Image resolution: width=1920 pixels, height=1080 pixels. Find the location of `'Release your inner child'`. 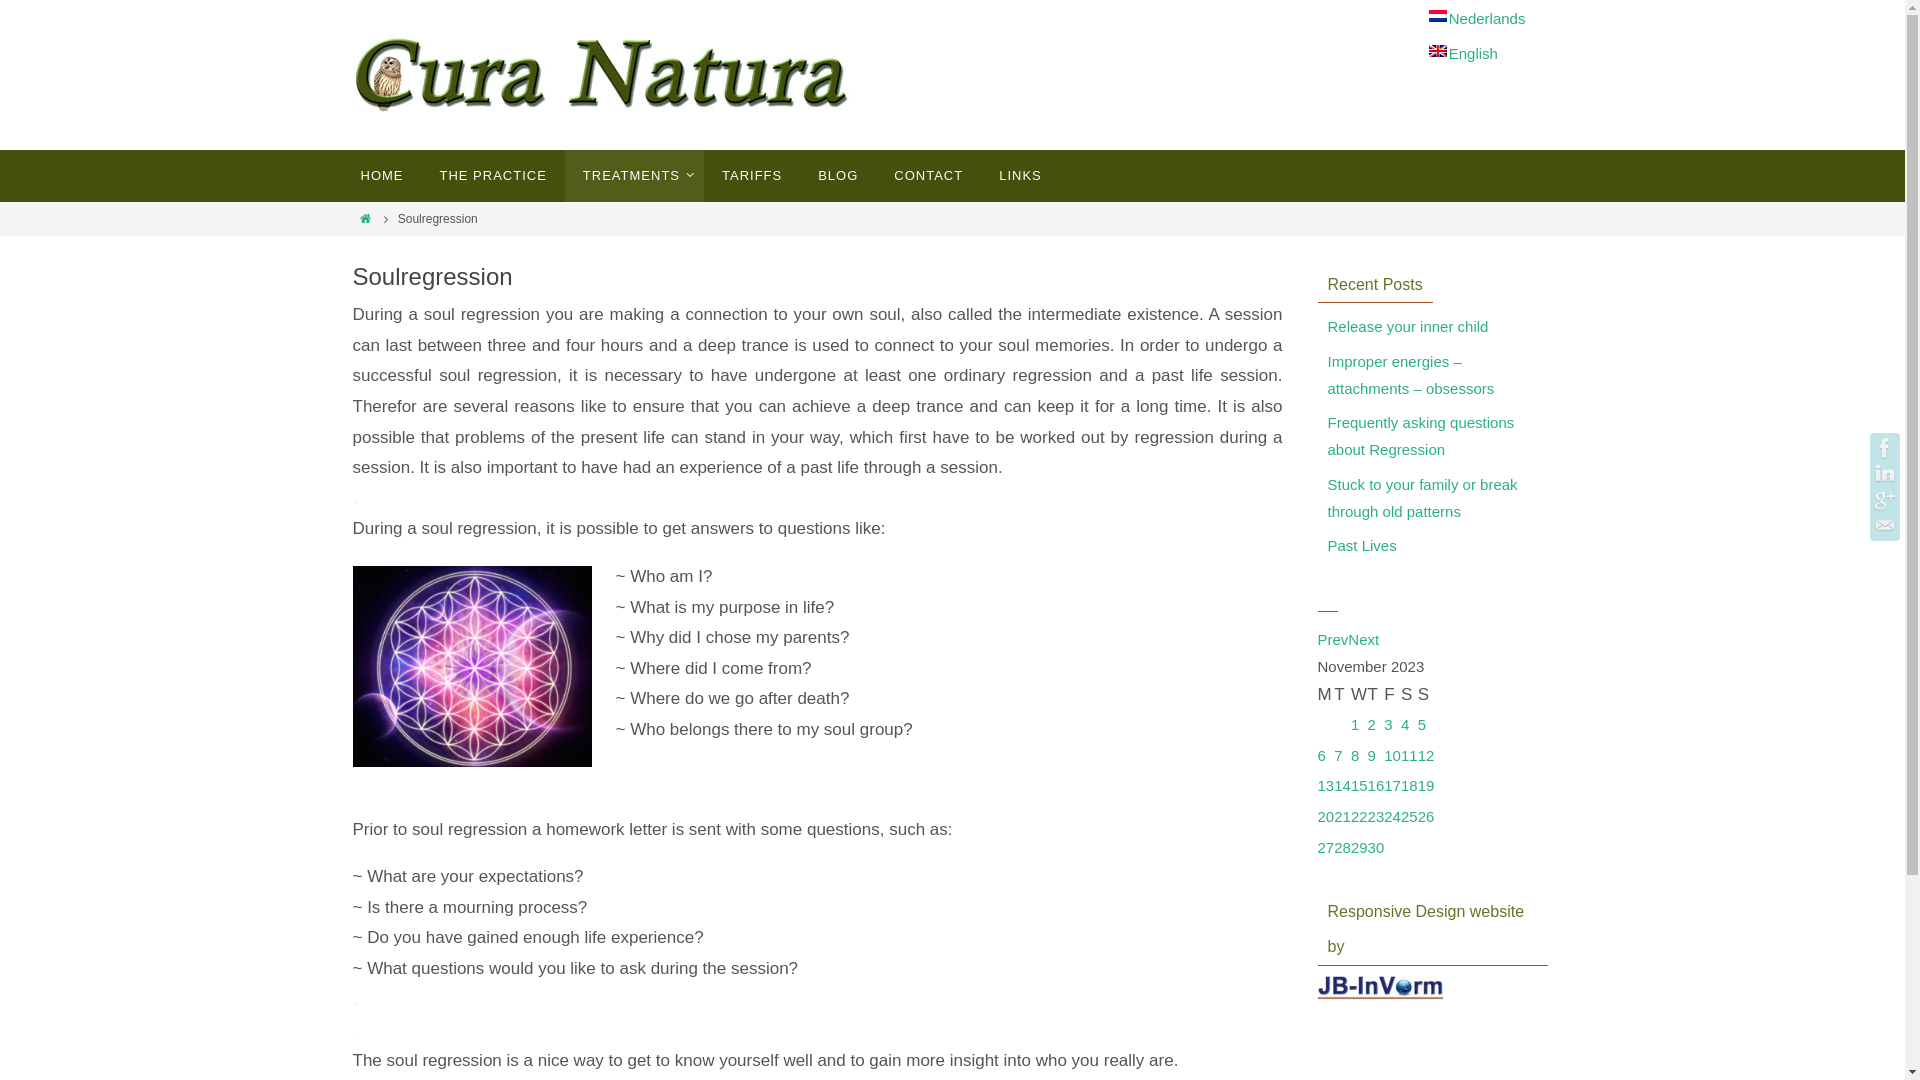

'Release your inner child' is located at coordinates (1407, 326).